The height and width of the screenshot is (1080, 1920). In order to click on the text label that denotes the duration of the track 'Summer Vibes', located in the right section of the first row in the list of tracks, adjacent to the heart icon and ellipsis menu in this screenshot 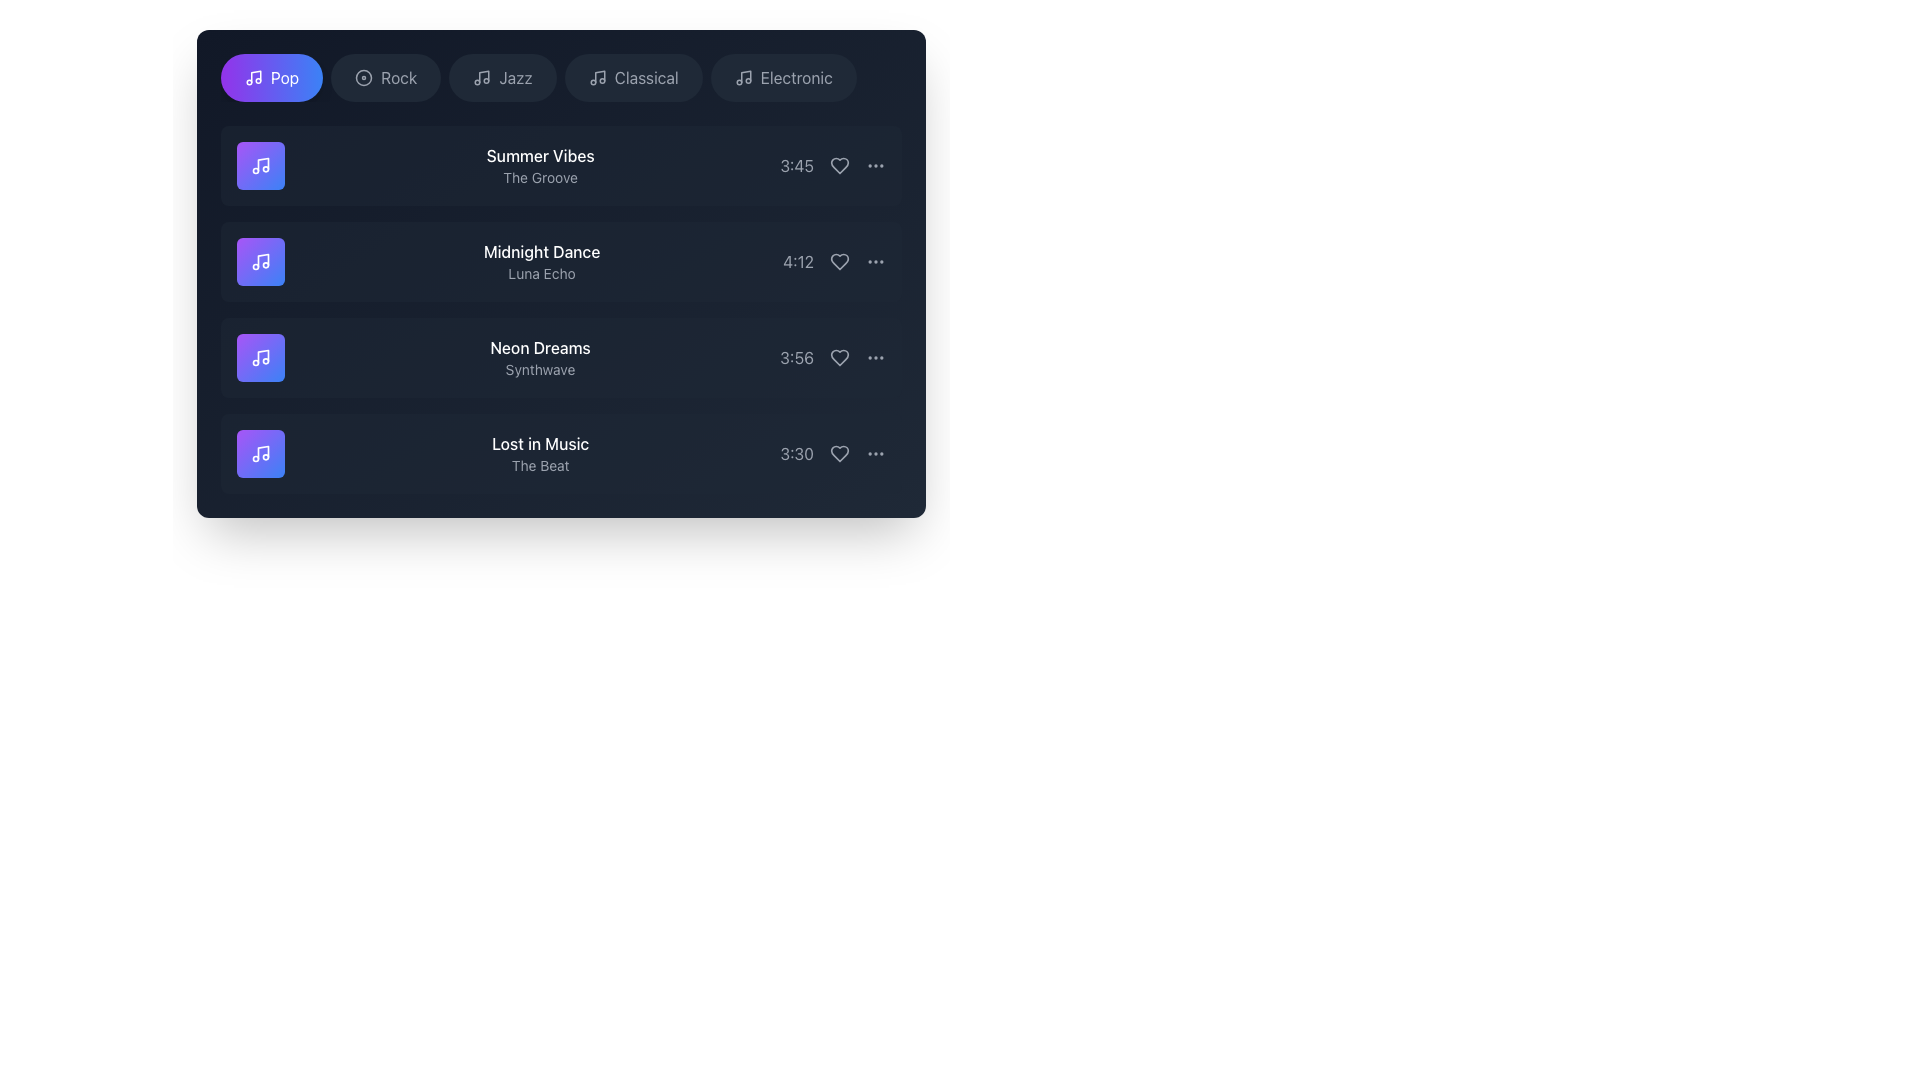, I will do `click(796, 164)`.